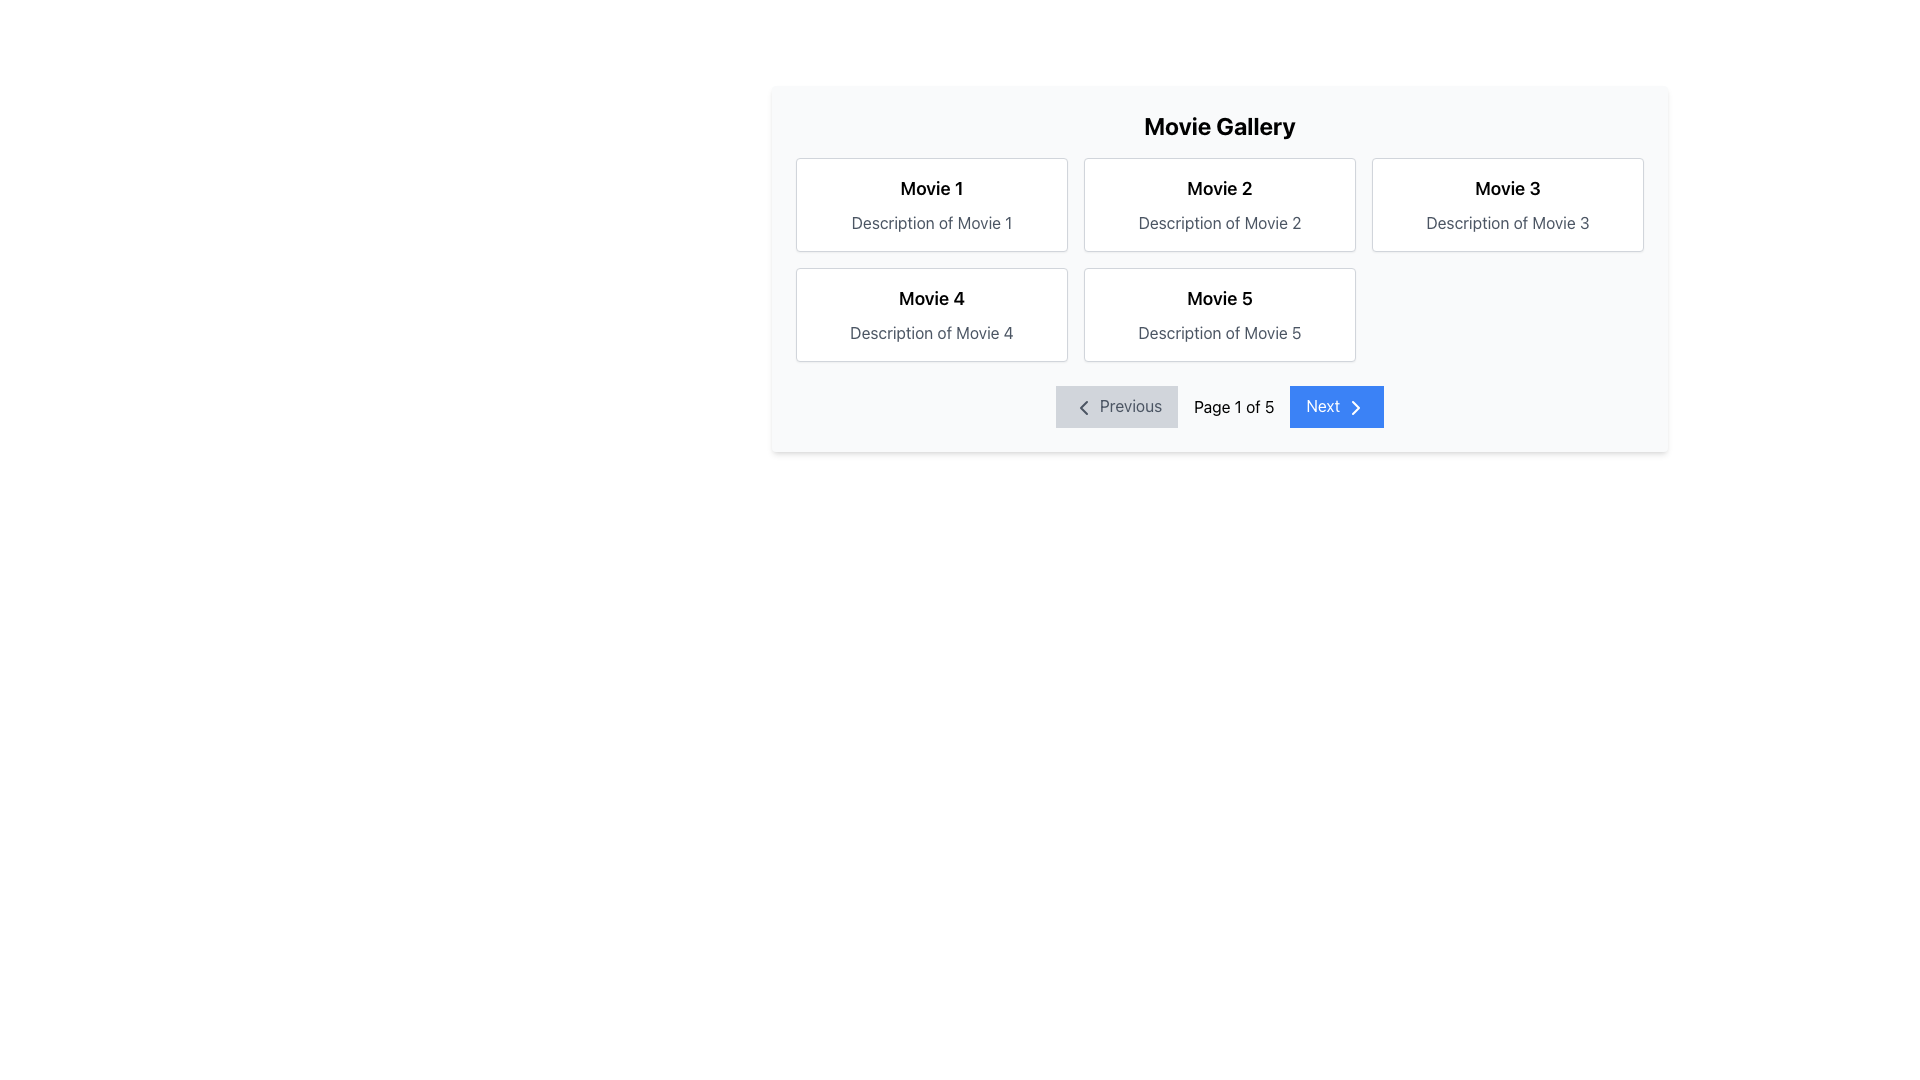 Image resolution: width=1920 pixels, height=1080 pixels. Describe the element at coordinates (1218, 315) in the screenshot. I see `the movie information card located in the second row, second column of a 3-column grid layout, situated directly to the right of the 'Movie 4' card and below the 'Movie 2' card` at that location.